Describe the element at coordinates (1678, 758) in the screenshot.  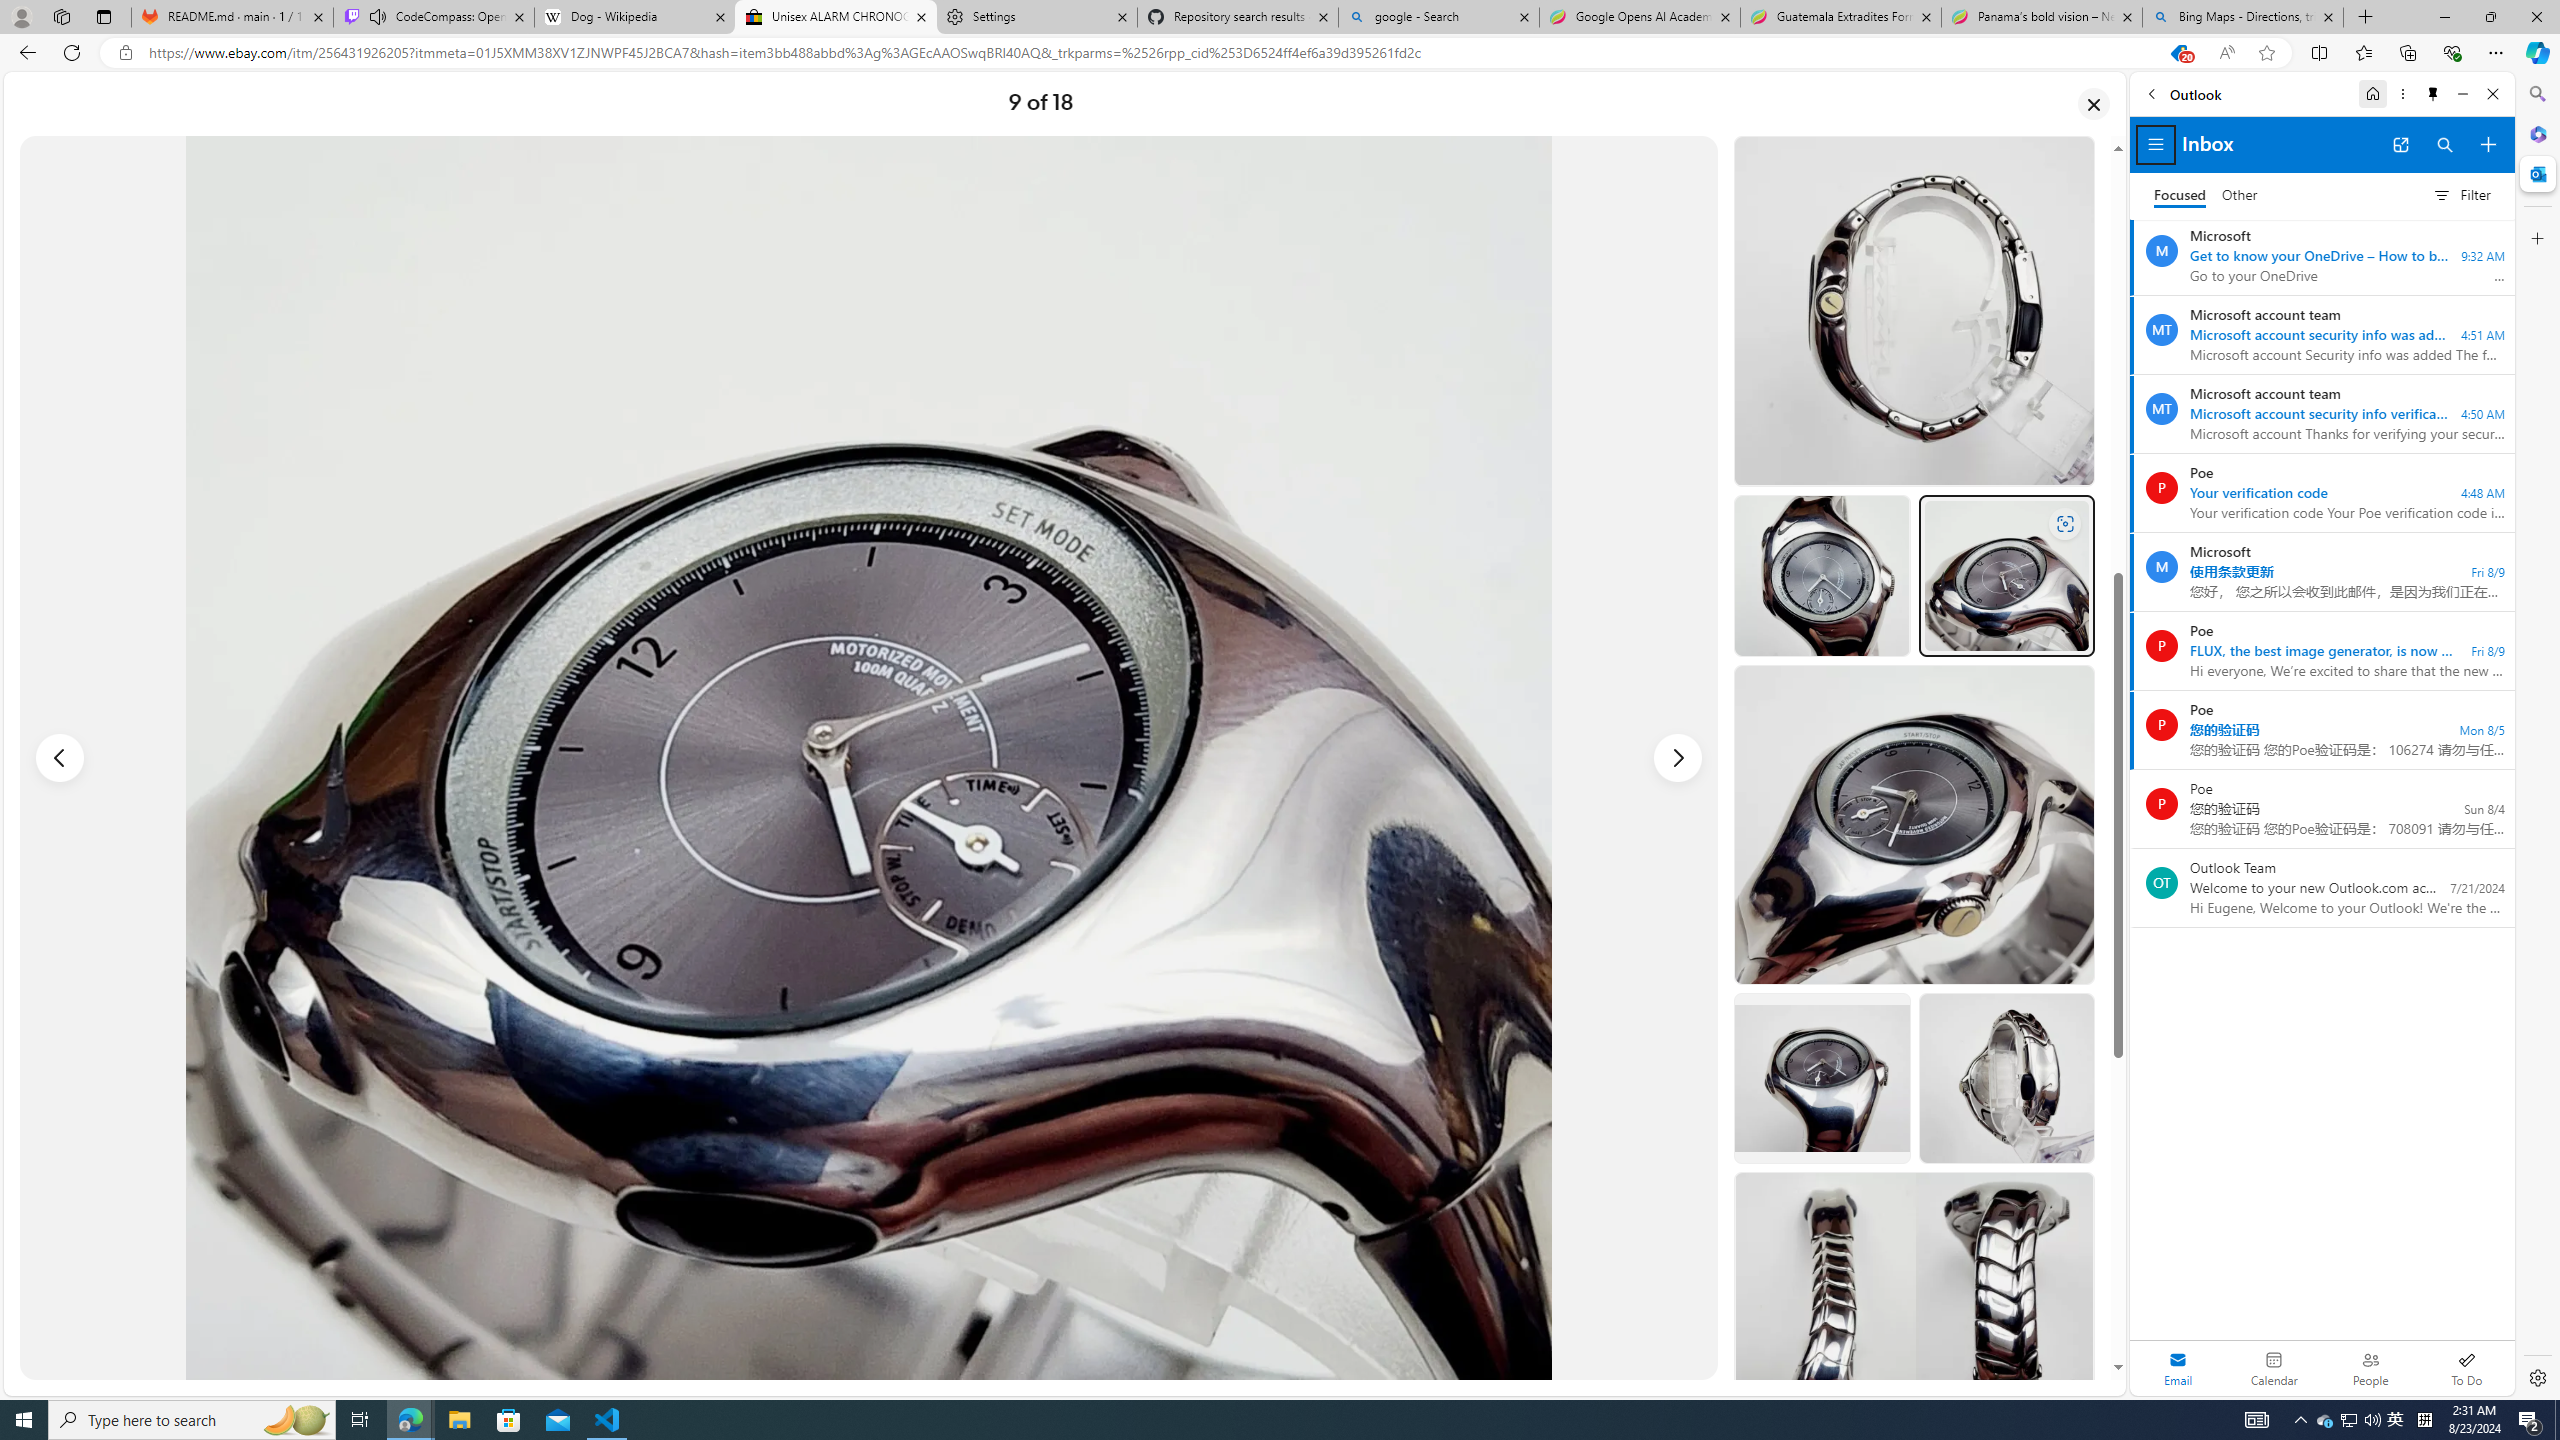
I see `'Next image - Item images thumbnails'` at that location.